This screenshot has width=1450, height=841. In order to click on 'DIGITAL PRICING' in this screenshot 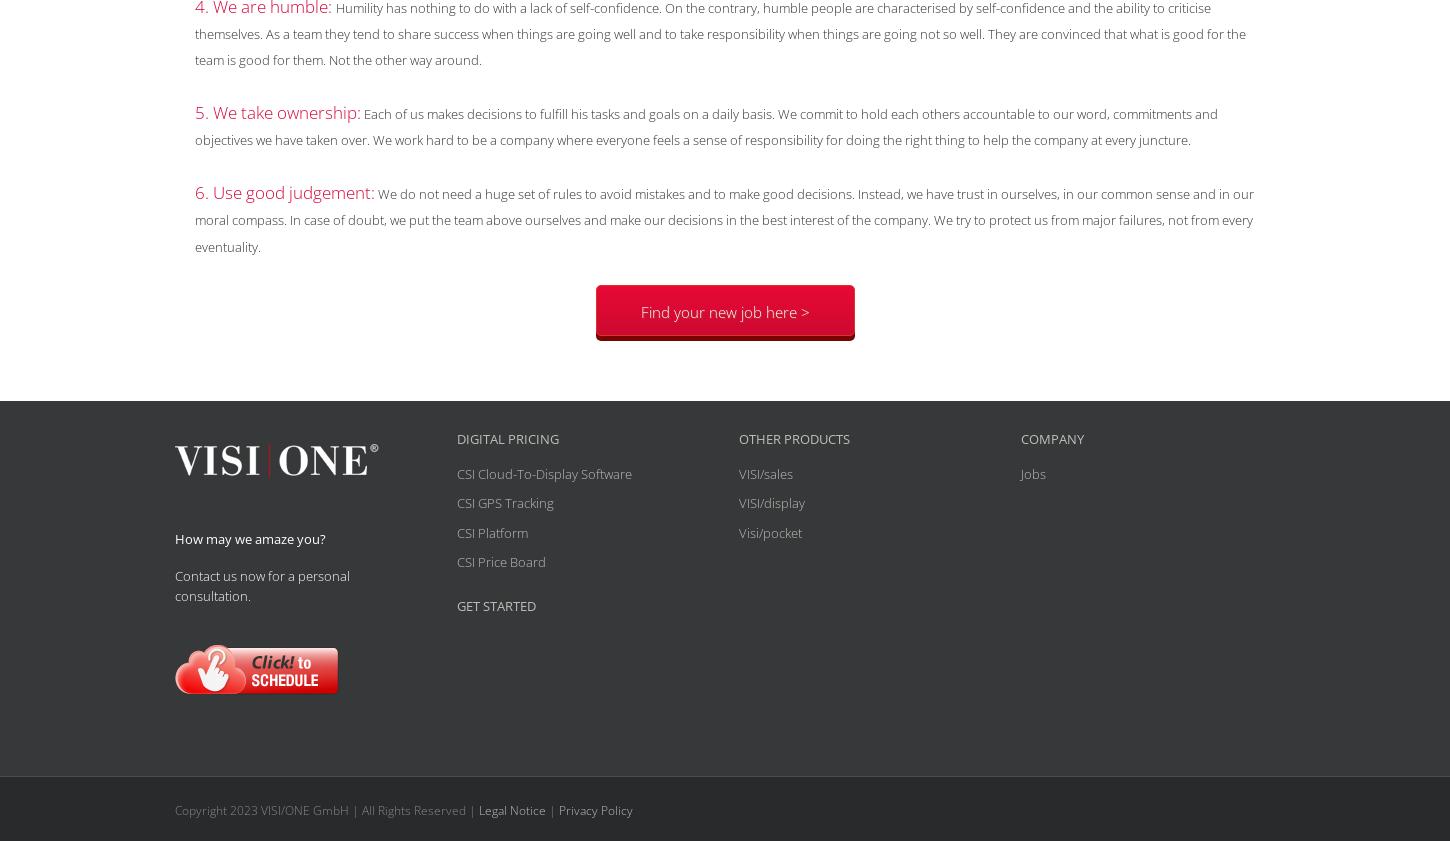, I will do `click(507, 437)`.